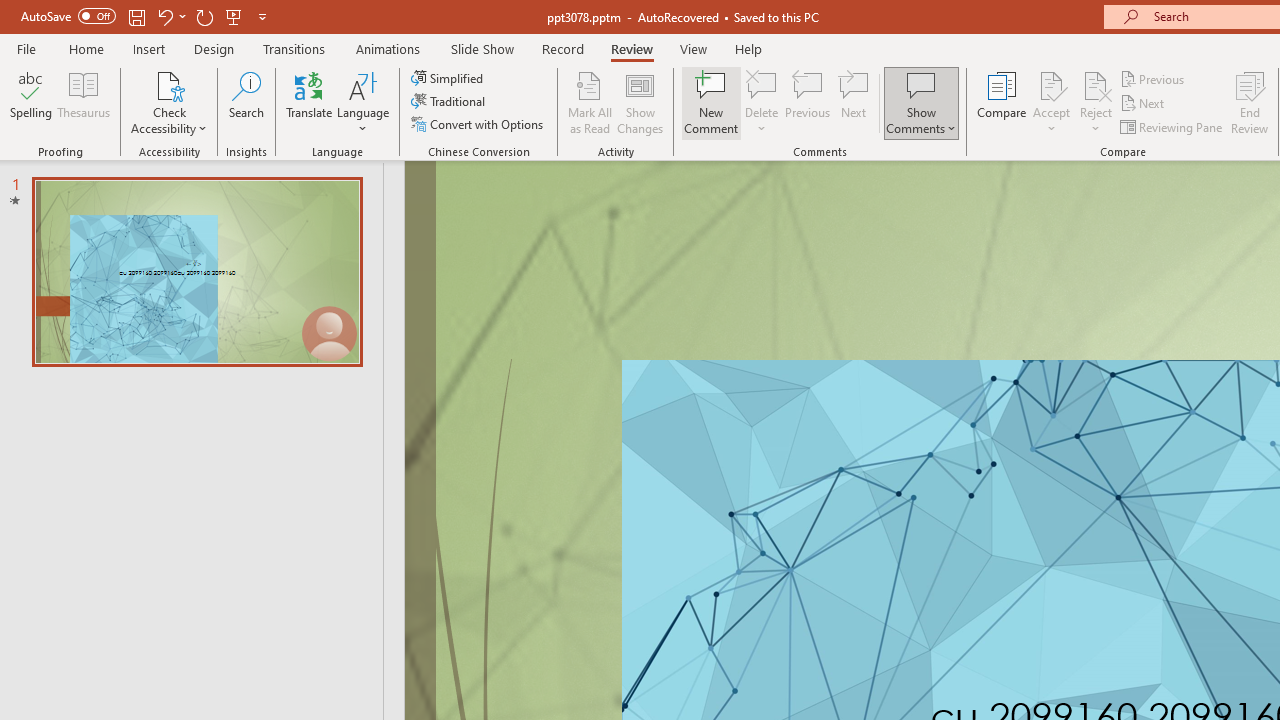 Image resolution: width=1280 pixels, height=720 pixels. I want to click on 'Traditional', so click(448, 101).